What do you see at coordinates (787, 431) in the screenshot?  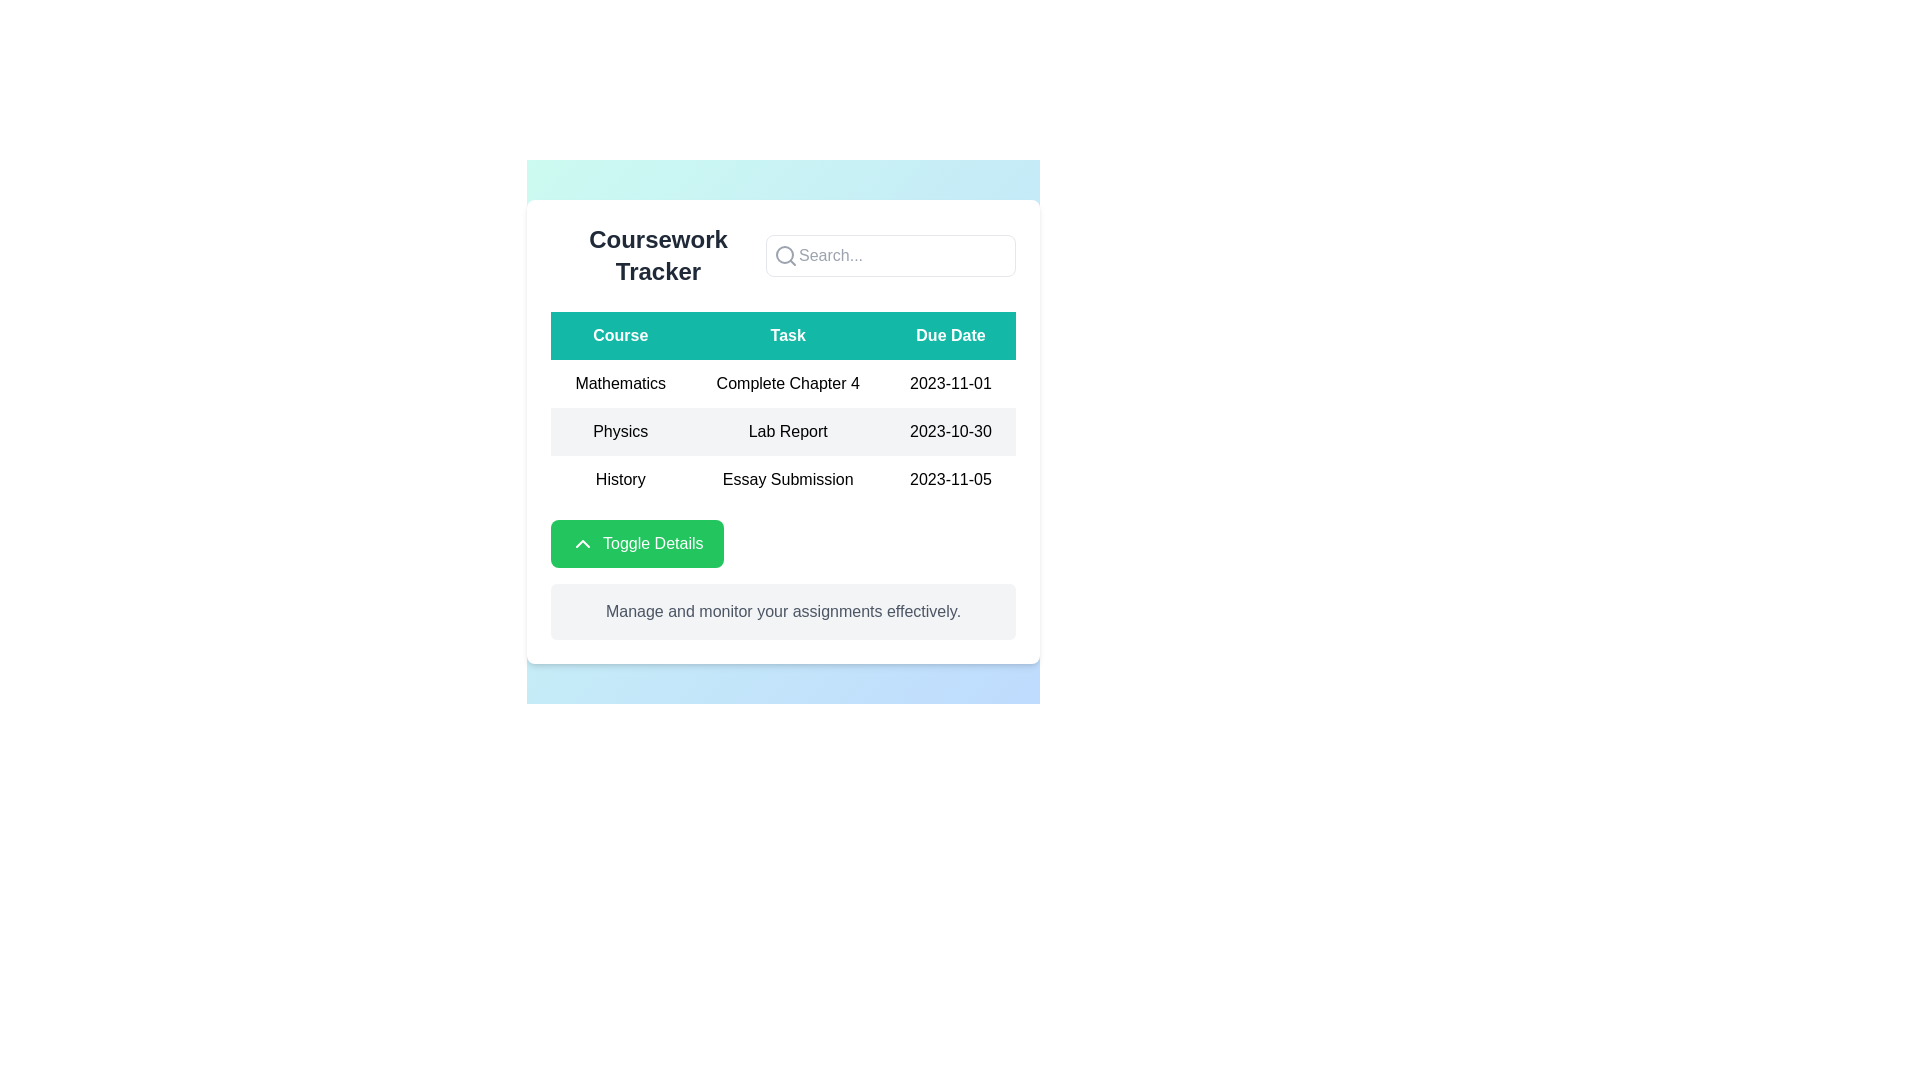 I see `the Text Label displaying the task associated with a specific subject, located in the second row under the 'Task' column` at bounding box center [787, 431].